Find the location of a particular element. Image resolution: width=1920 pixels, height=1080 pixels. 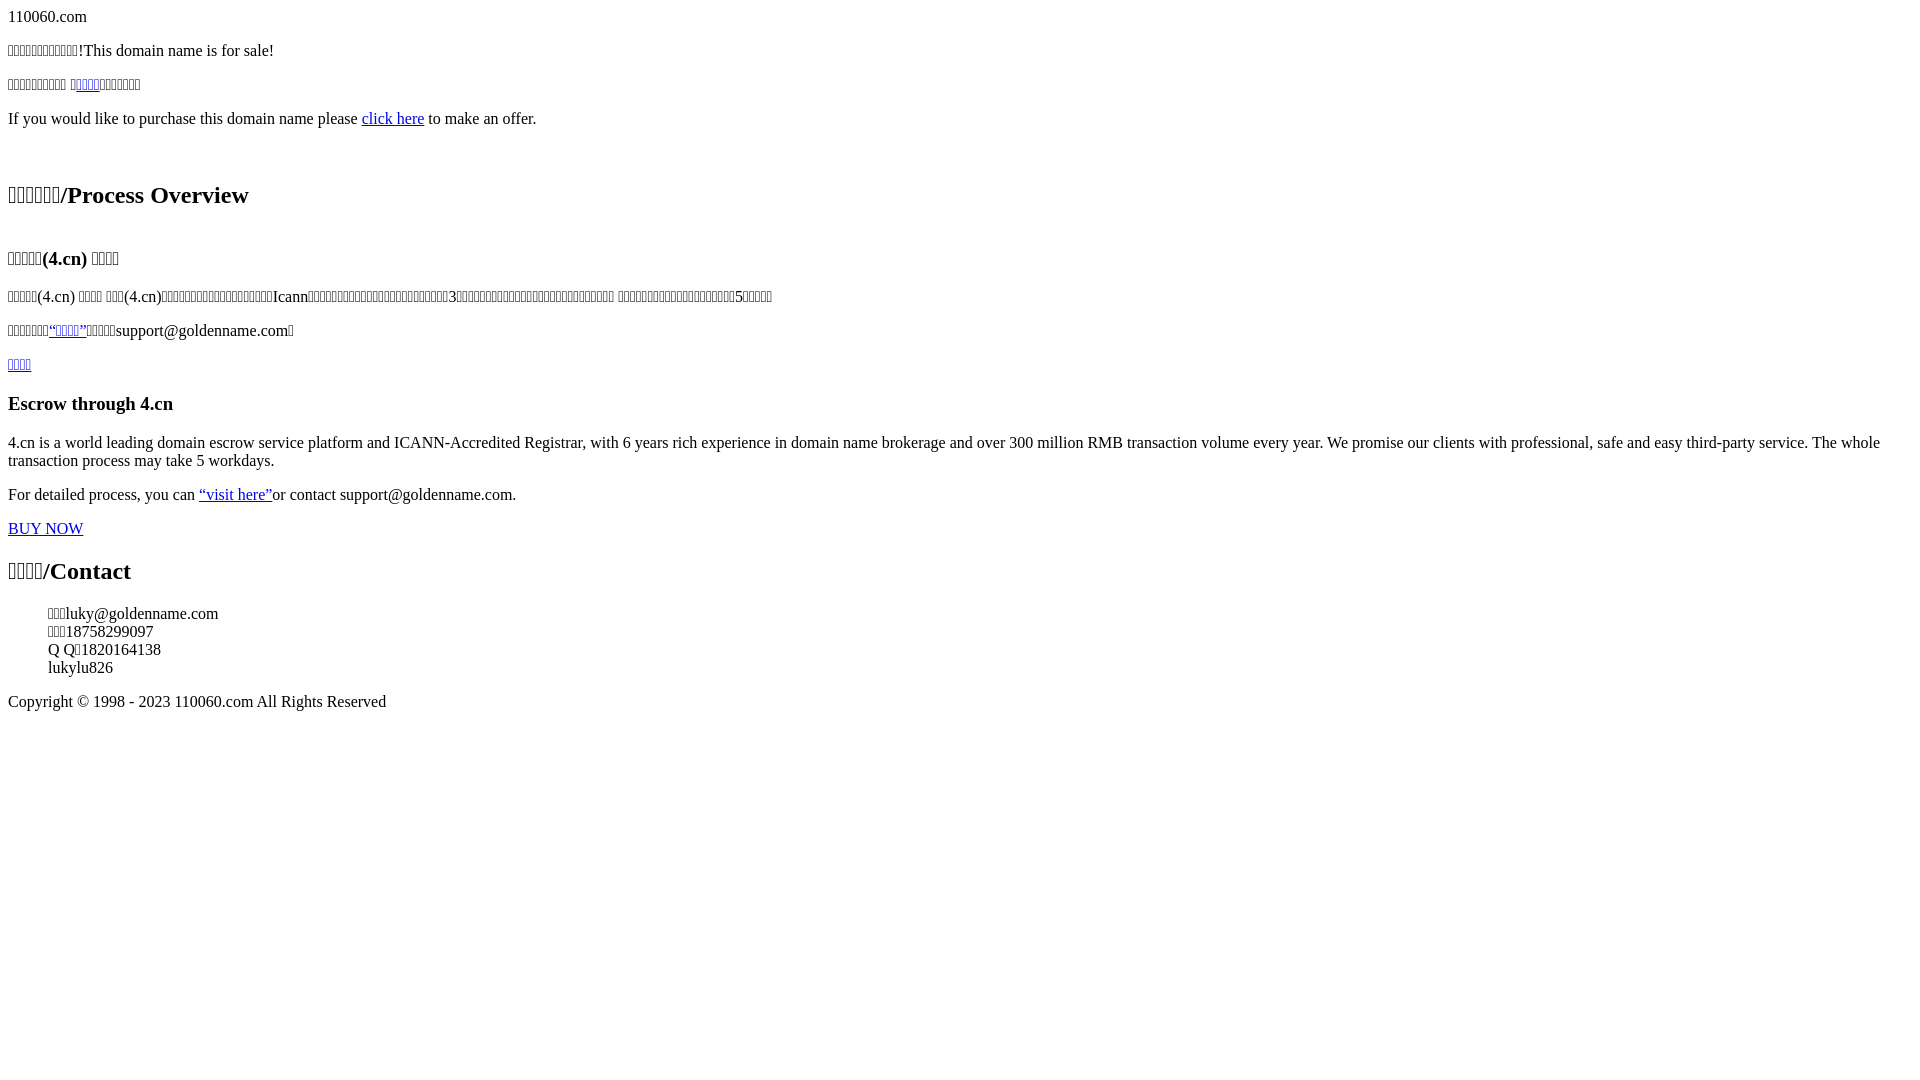

'BUY NOW' is located at coordinates (45, 527).